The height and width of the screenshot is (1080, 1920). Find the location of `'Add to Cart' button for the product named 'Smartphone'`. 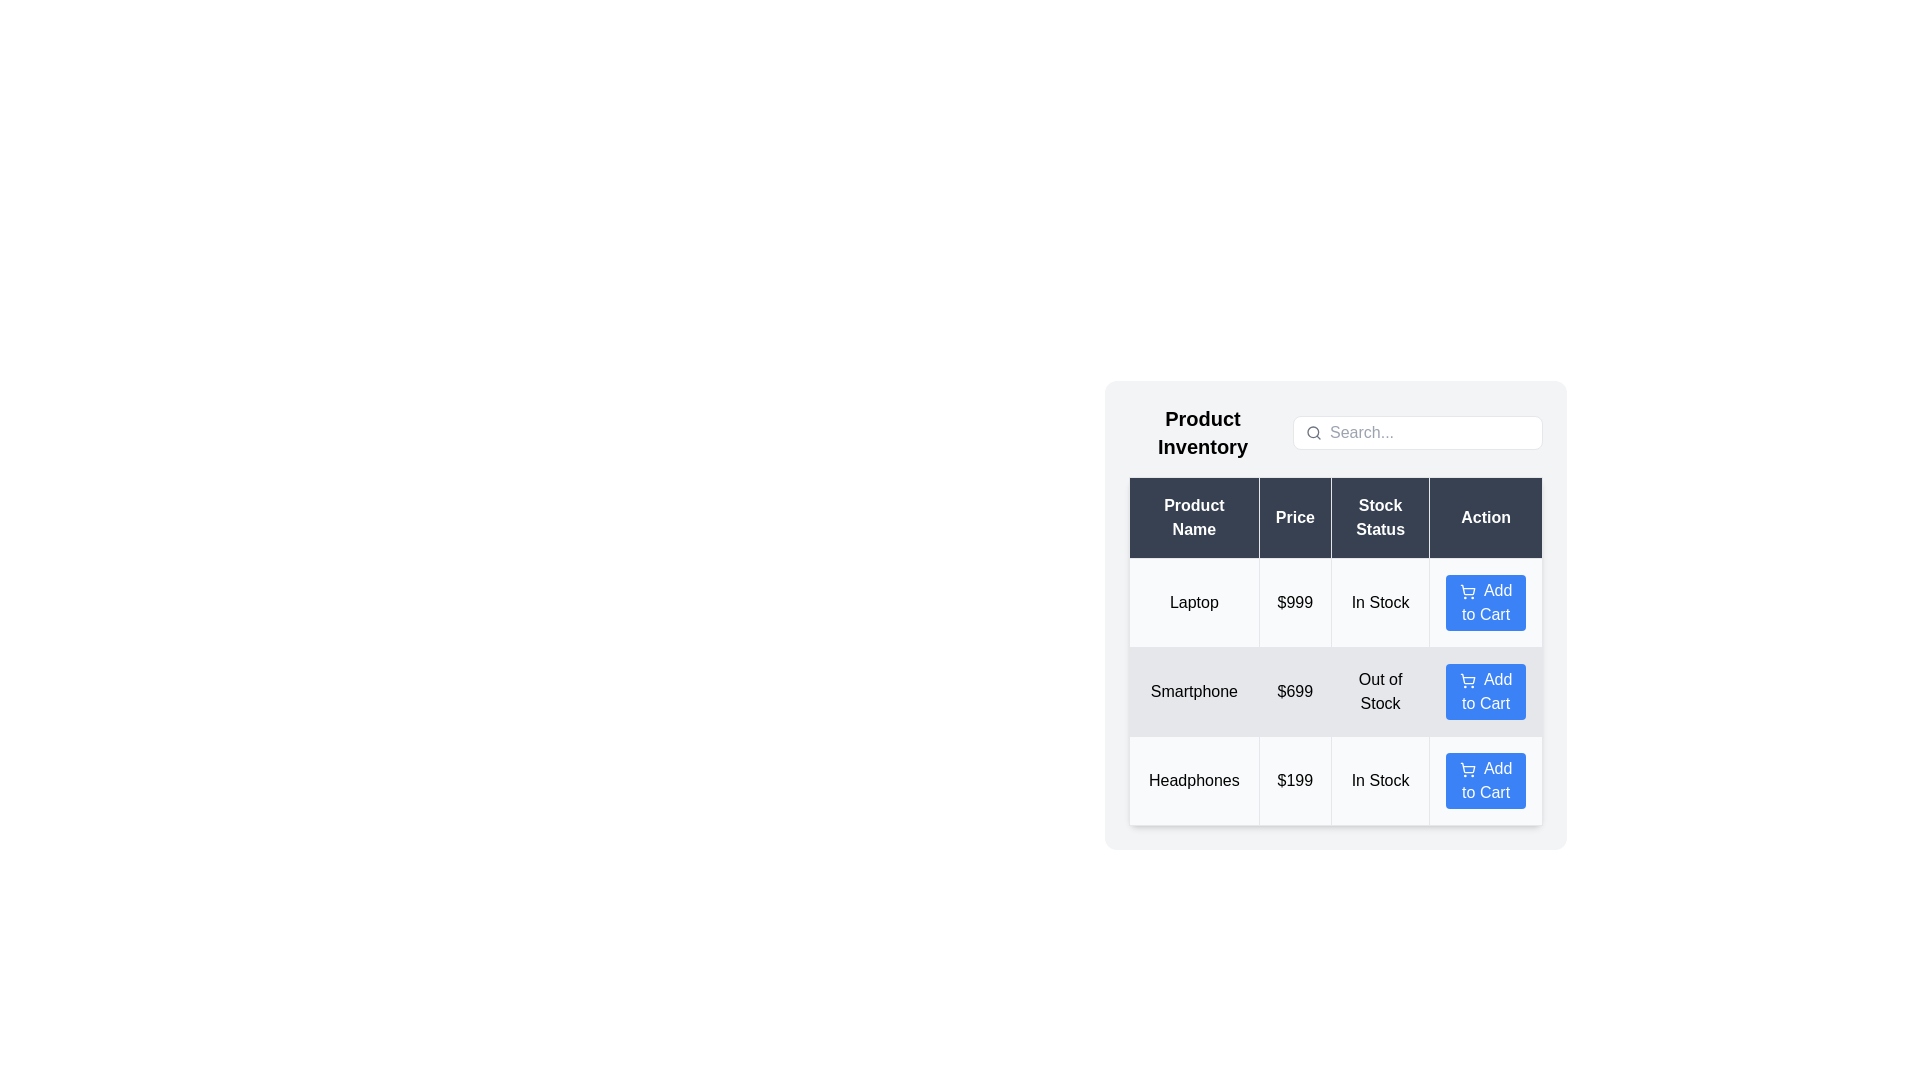

'Add to Cart' button for the product named 'Smartphone' is located at coordinates (1486, 690).